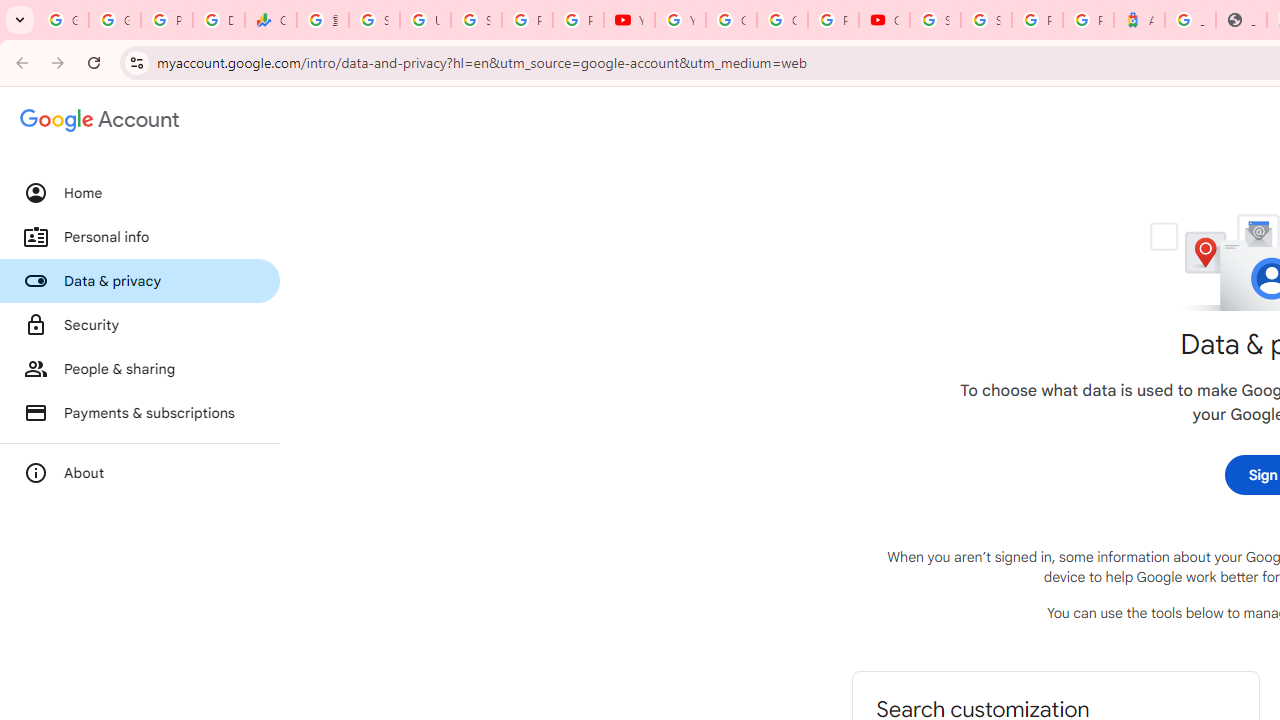 This screenshot has width=1280, height=720. What do you see at coordinates (730, 20) in the screenshot?
I see `'Google Account Help'` at bounding box center [730, 20].